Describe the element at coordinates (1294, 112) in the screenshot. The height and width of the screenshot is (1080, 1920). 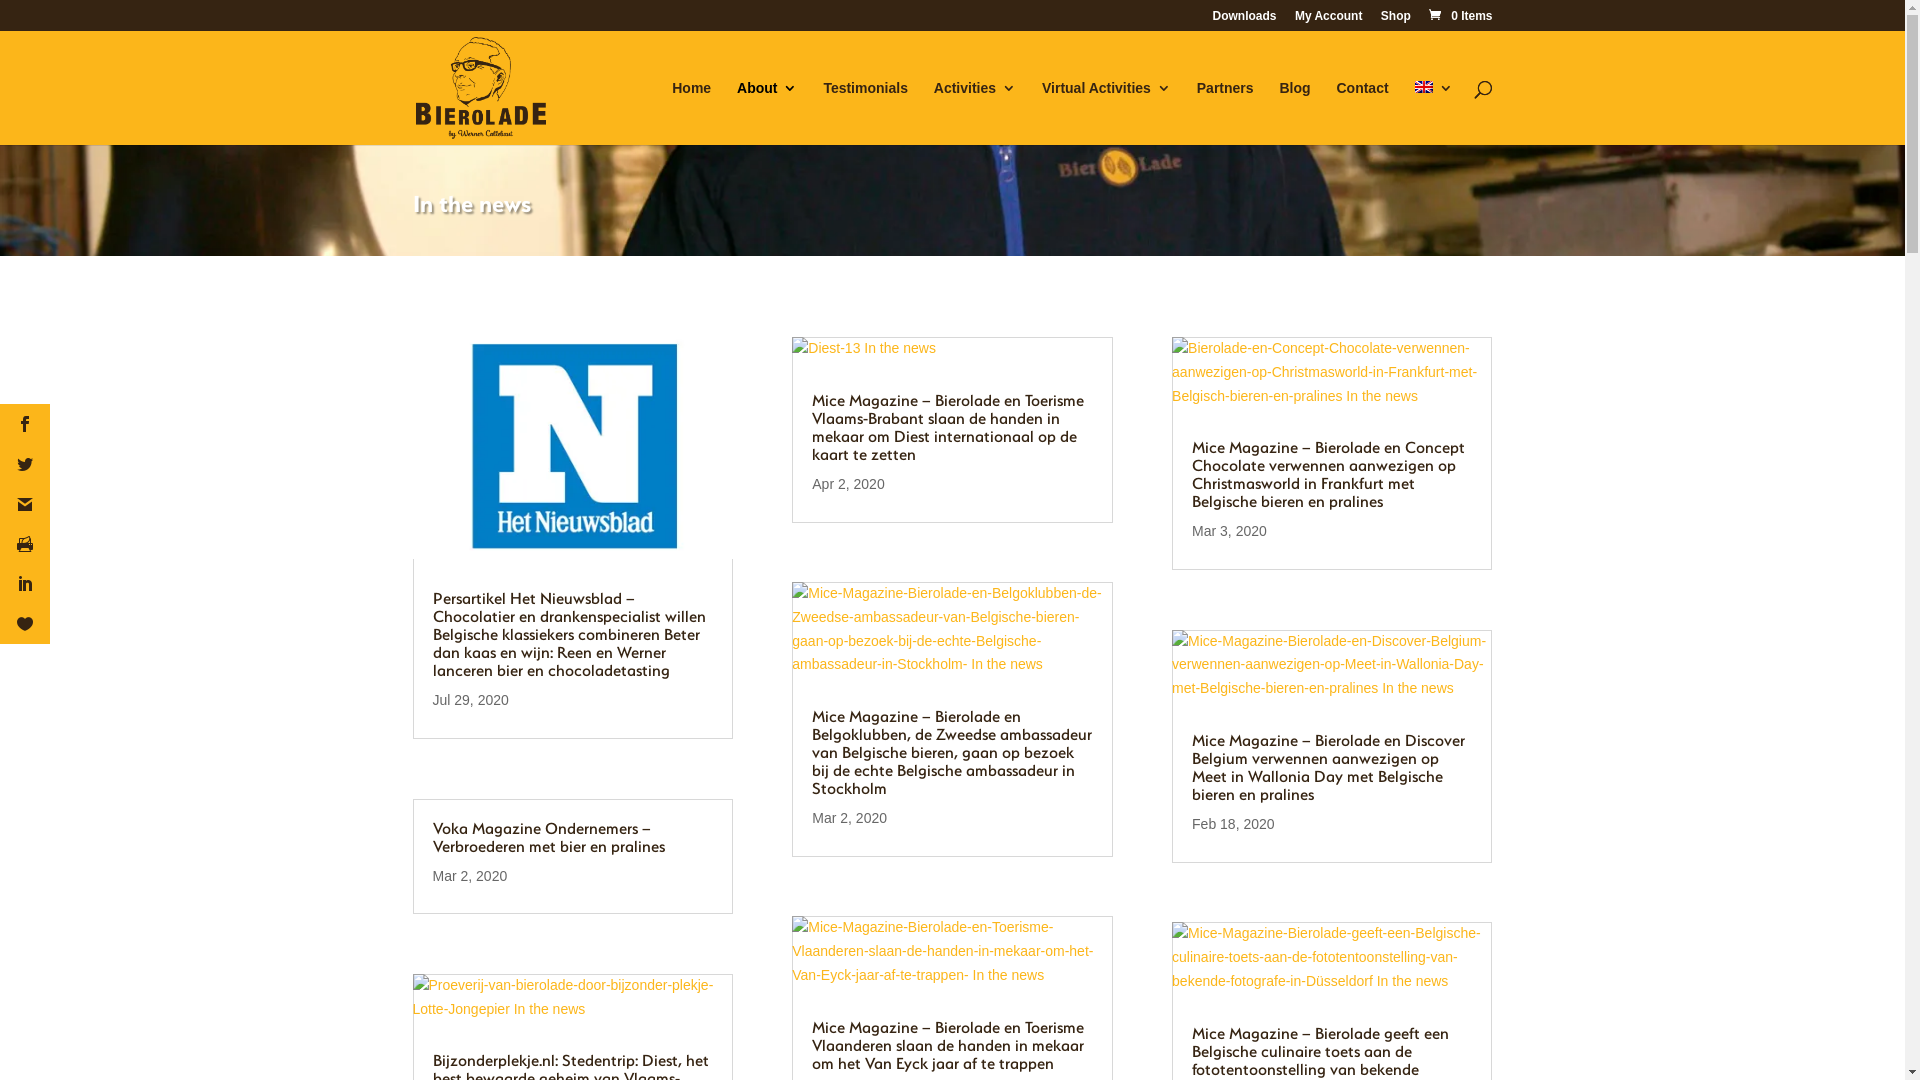
I see `'Blog'` at that location.